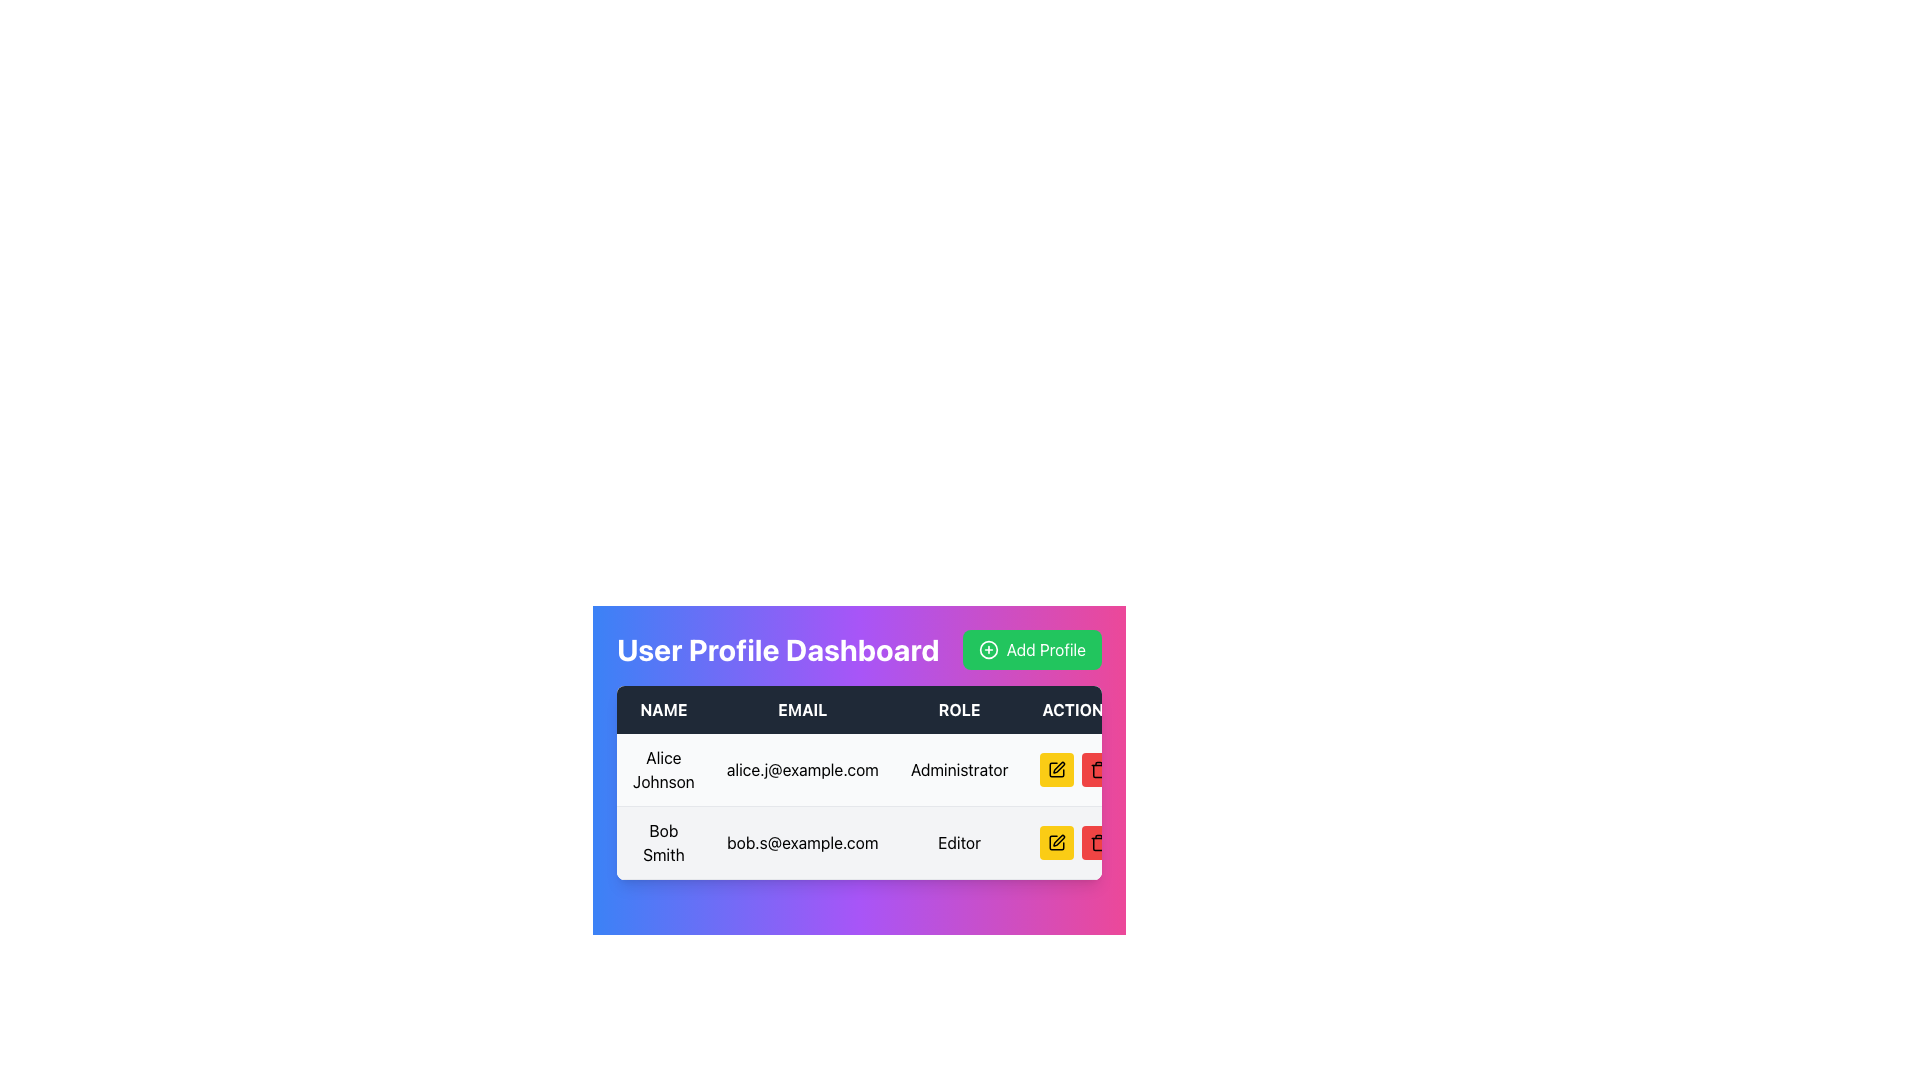 This screenshot has width=1920, height=1080. I want to click on the Text Label indicating the user's role as 'Administrator' in the table row corresponding to 'Alice Johnson', so click(958, 769).